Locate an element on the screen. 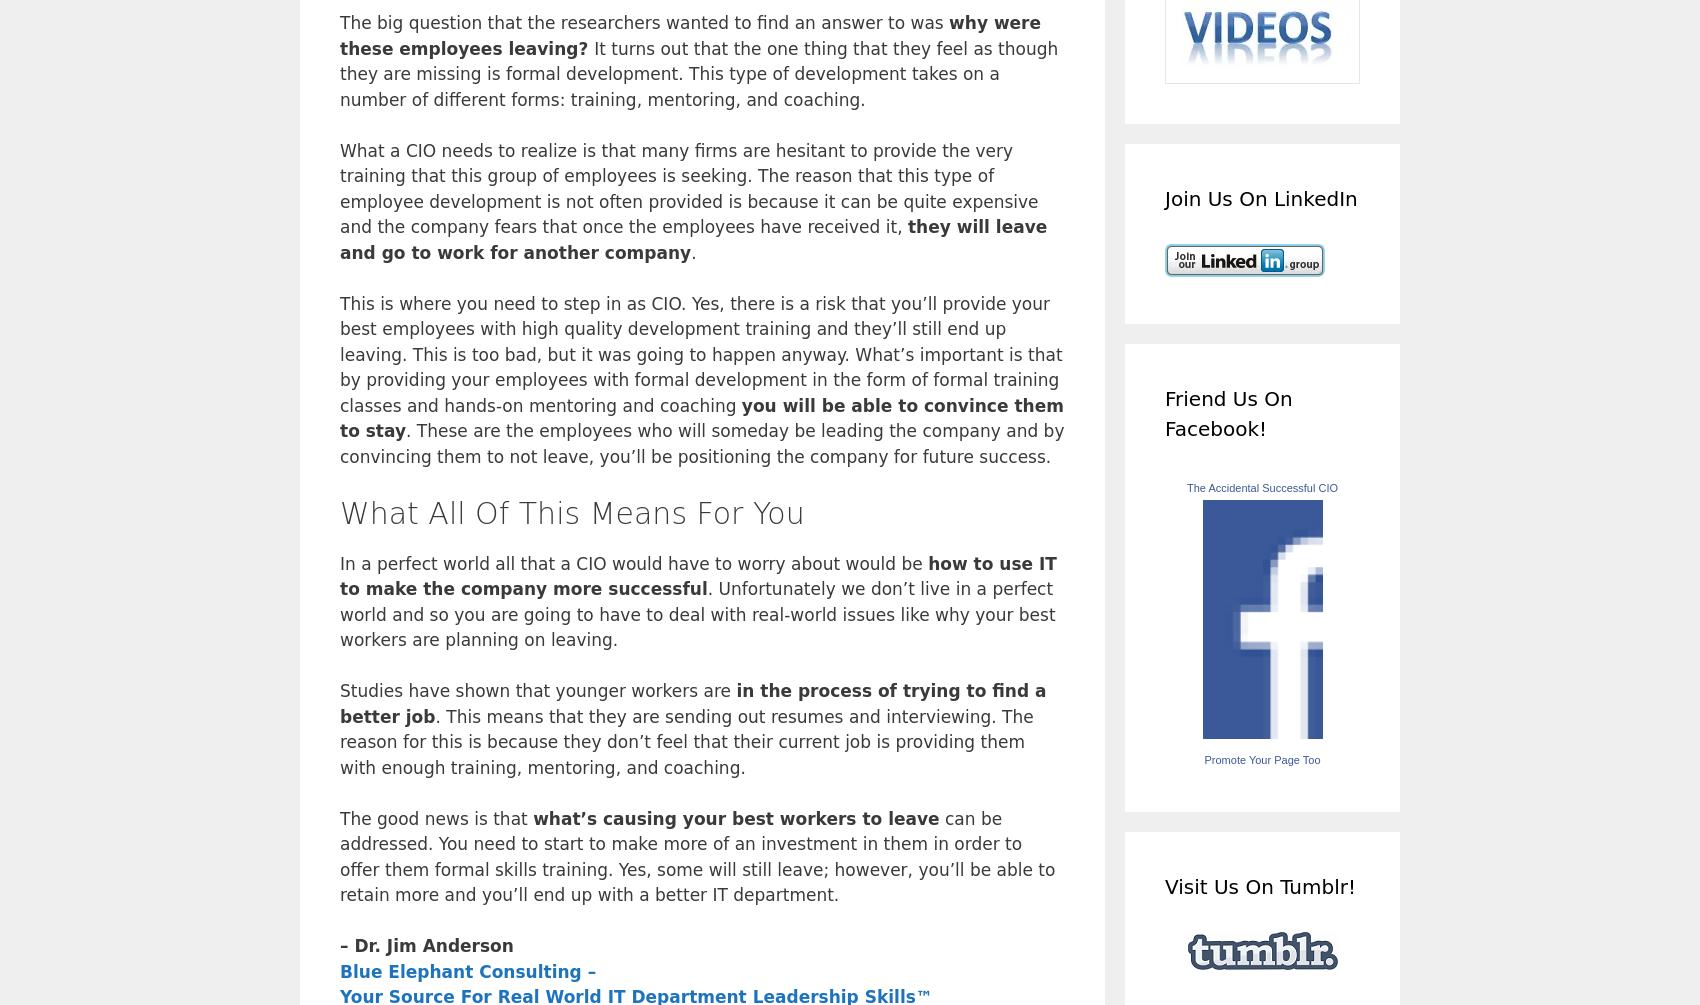 The width and height of the screenshot is (1700, 1005). 'Join Us On LinkedIn' is located at coordinates (1260, 196).